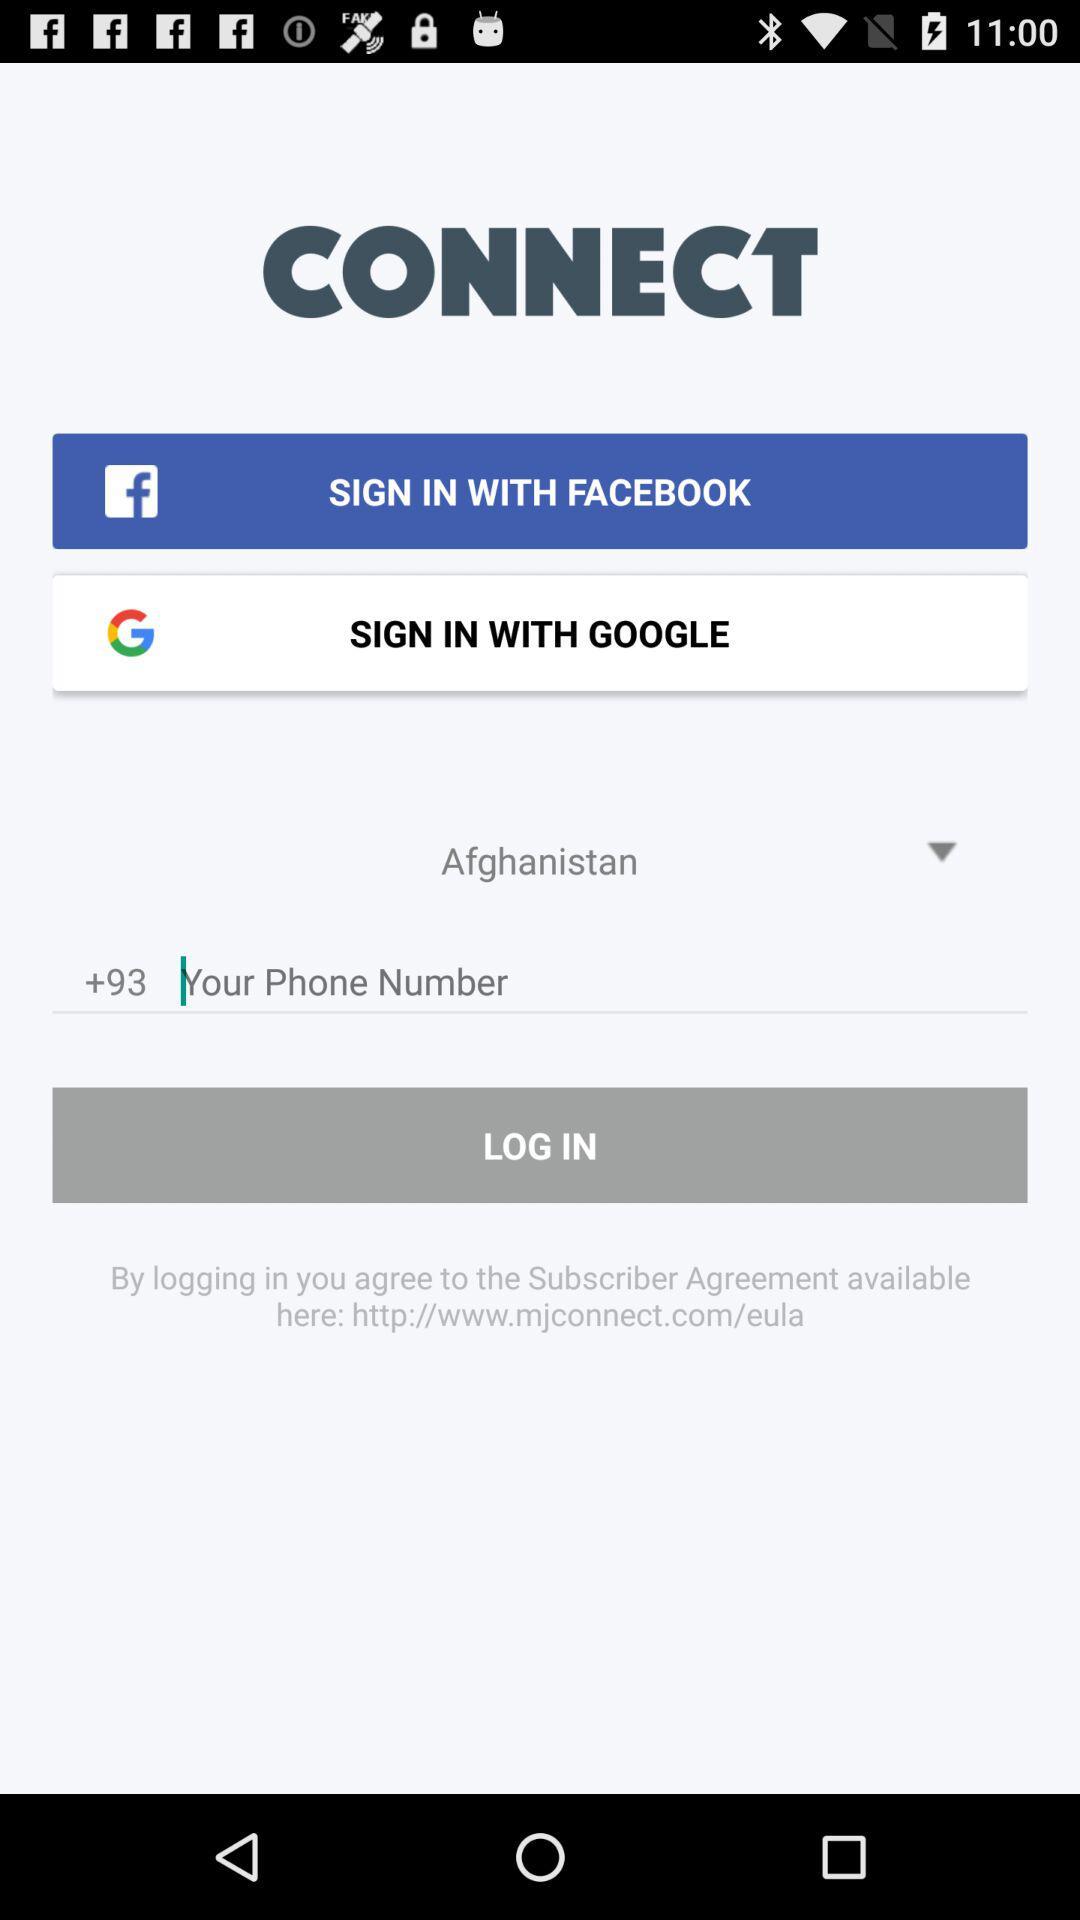 The image size is (1080, 1920). I want to click on icon above the log in item, so click(603, 986).